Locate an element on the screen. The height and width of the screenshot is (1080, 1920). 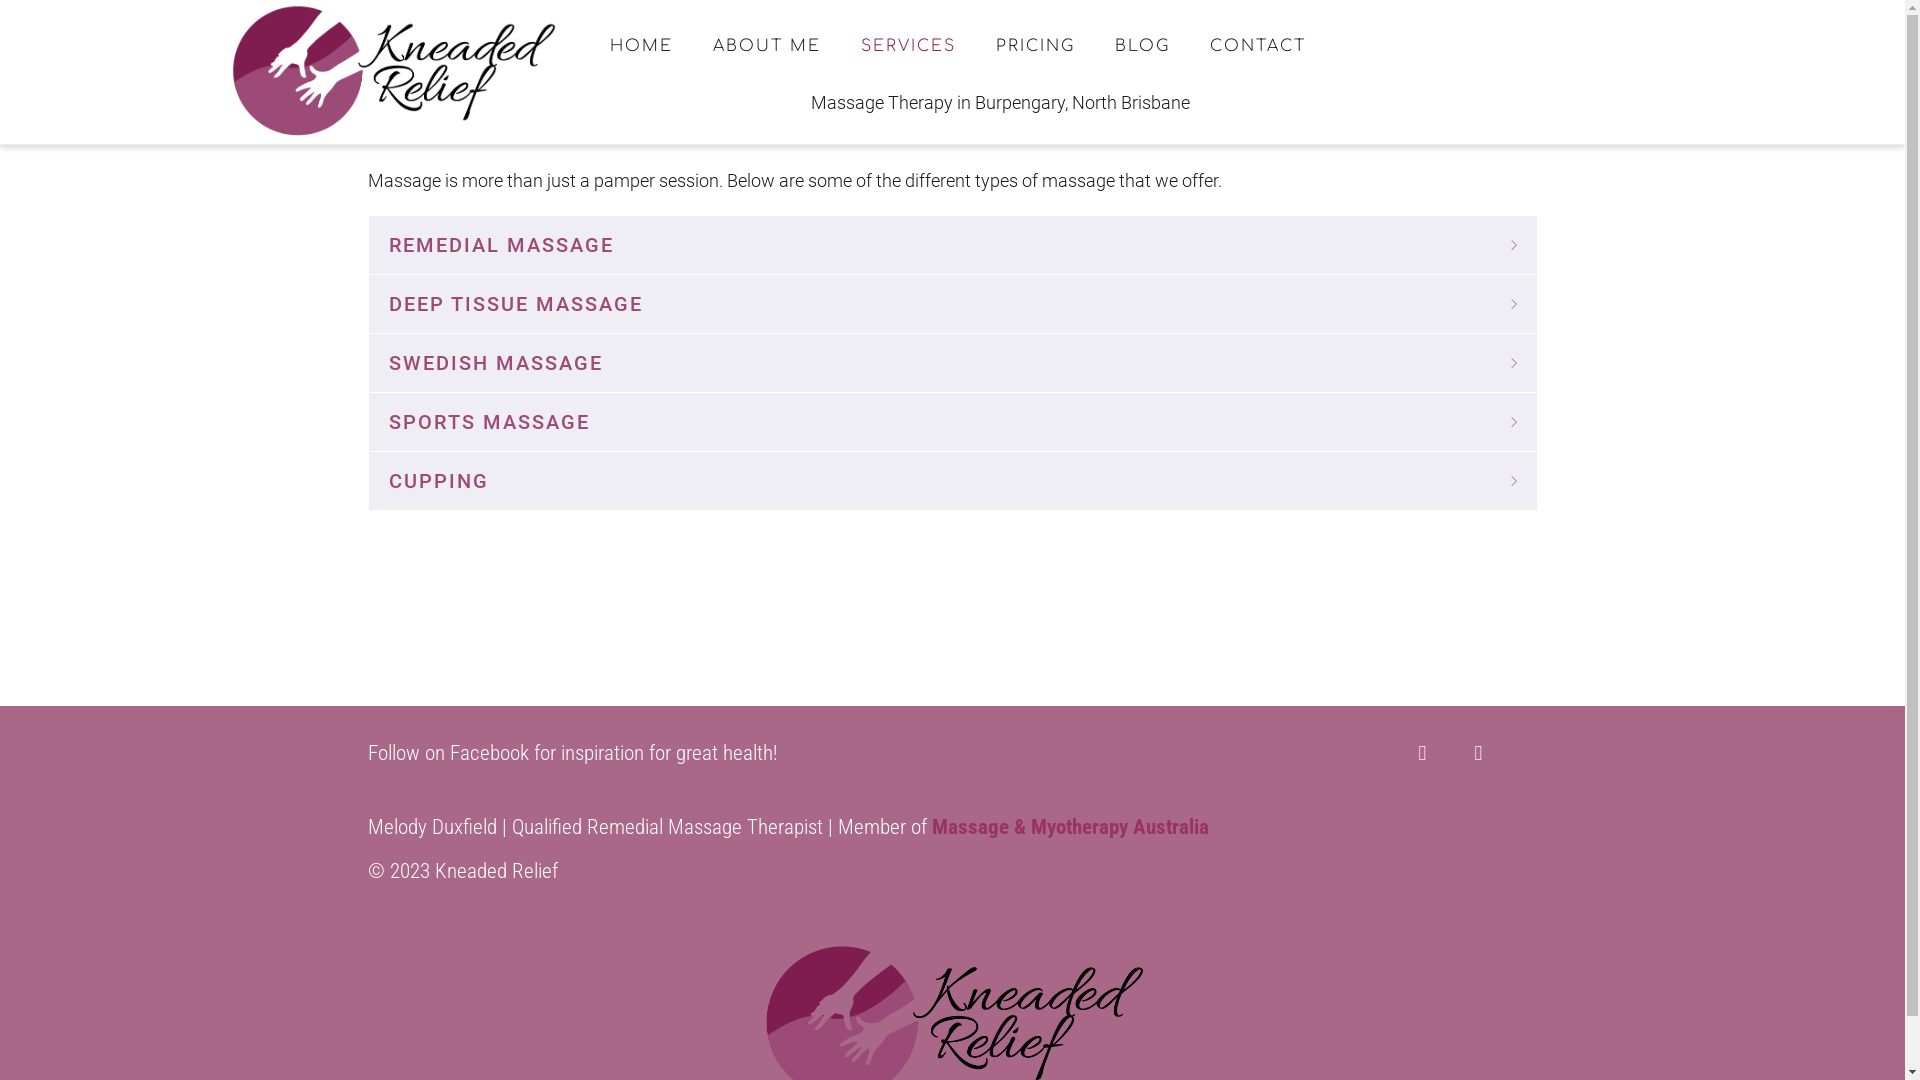
'PRICING' is located at coordinates (980, 45).